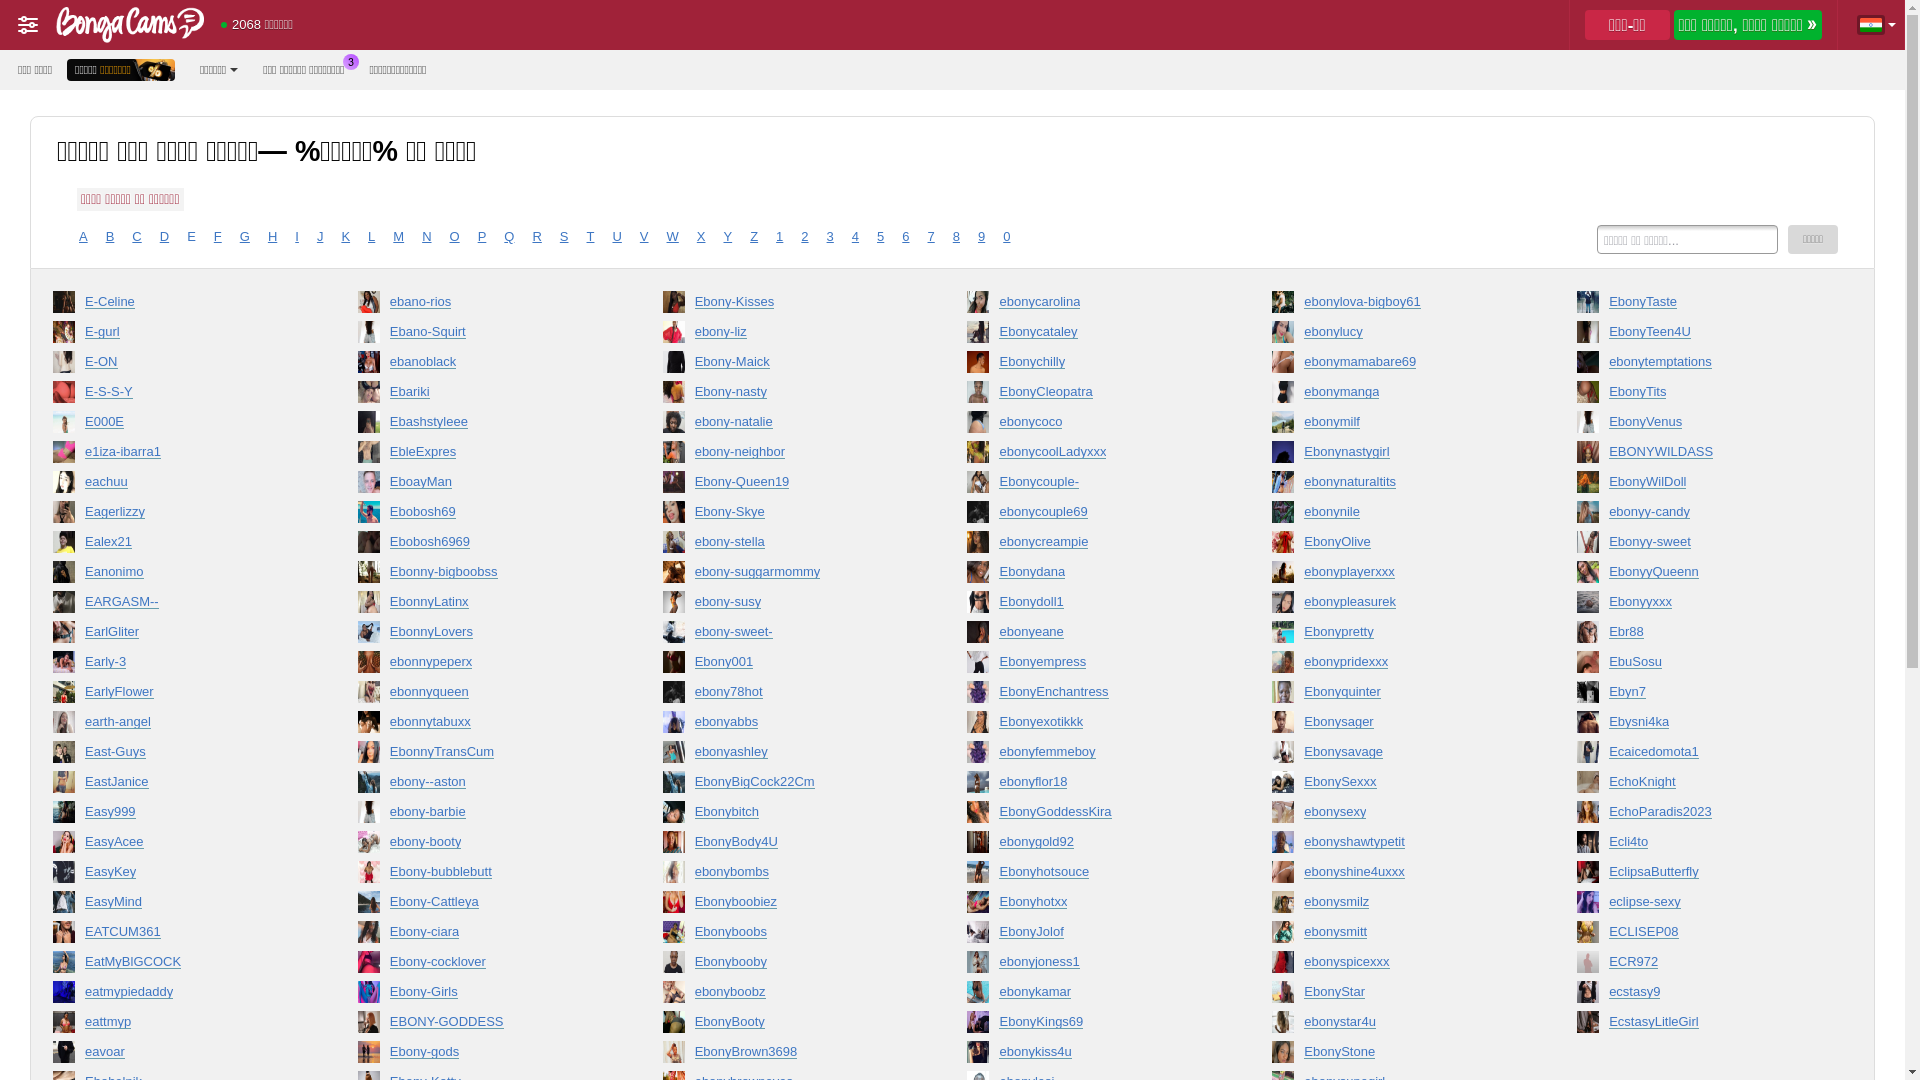 The width and height of the screenshot is (1920, 1080). Describe the element at coordinates (1395, 305) in the screenshot. I see `'ebonylova-bigboy61'` at that location.